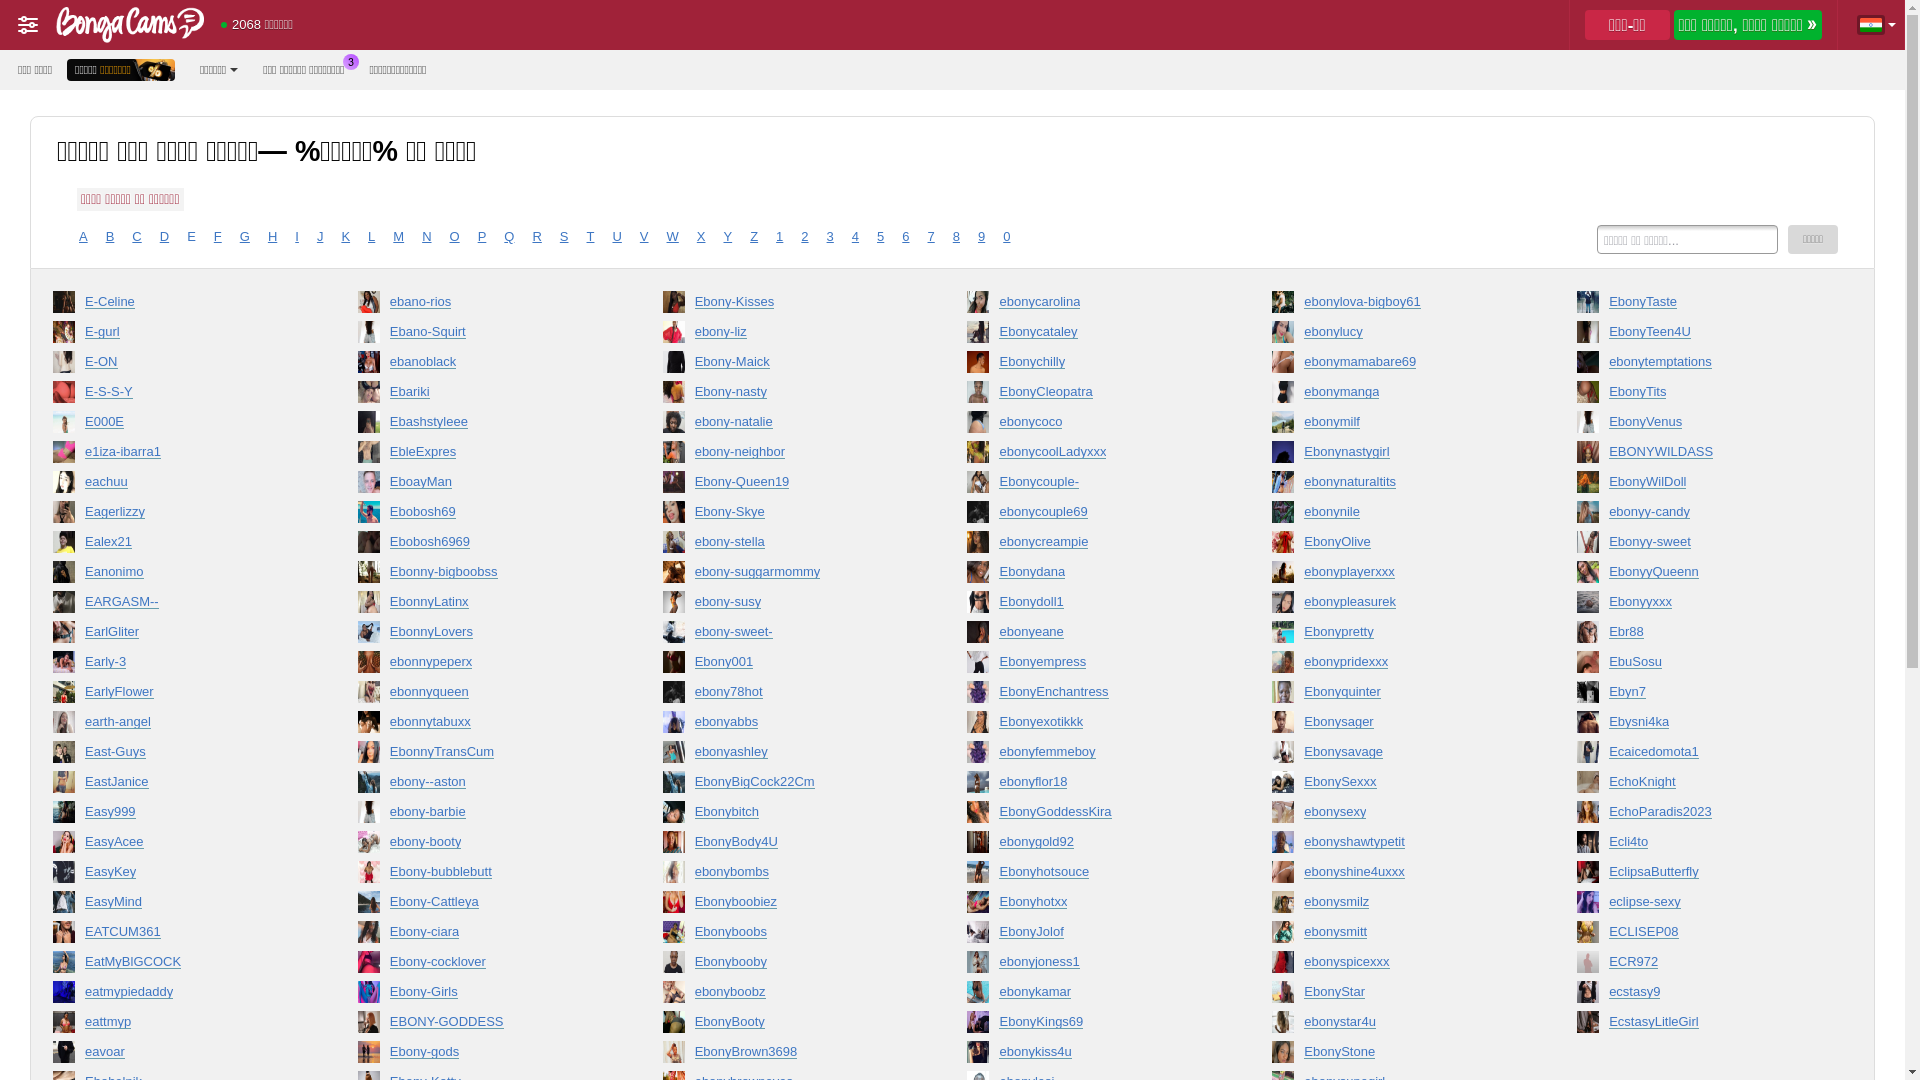 The width and height of the screenshot is (1920, 1080). Describe the element at coordinates (1395, 305) in the screenshot. I see `'ebonylova-bigboy61'` at that location.